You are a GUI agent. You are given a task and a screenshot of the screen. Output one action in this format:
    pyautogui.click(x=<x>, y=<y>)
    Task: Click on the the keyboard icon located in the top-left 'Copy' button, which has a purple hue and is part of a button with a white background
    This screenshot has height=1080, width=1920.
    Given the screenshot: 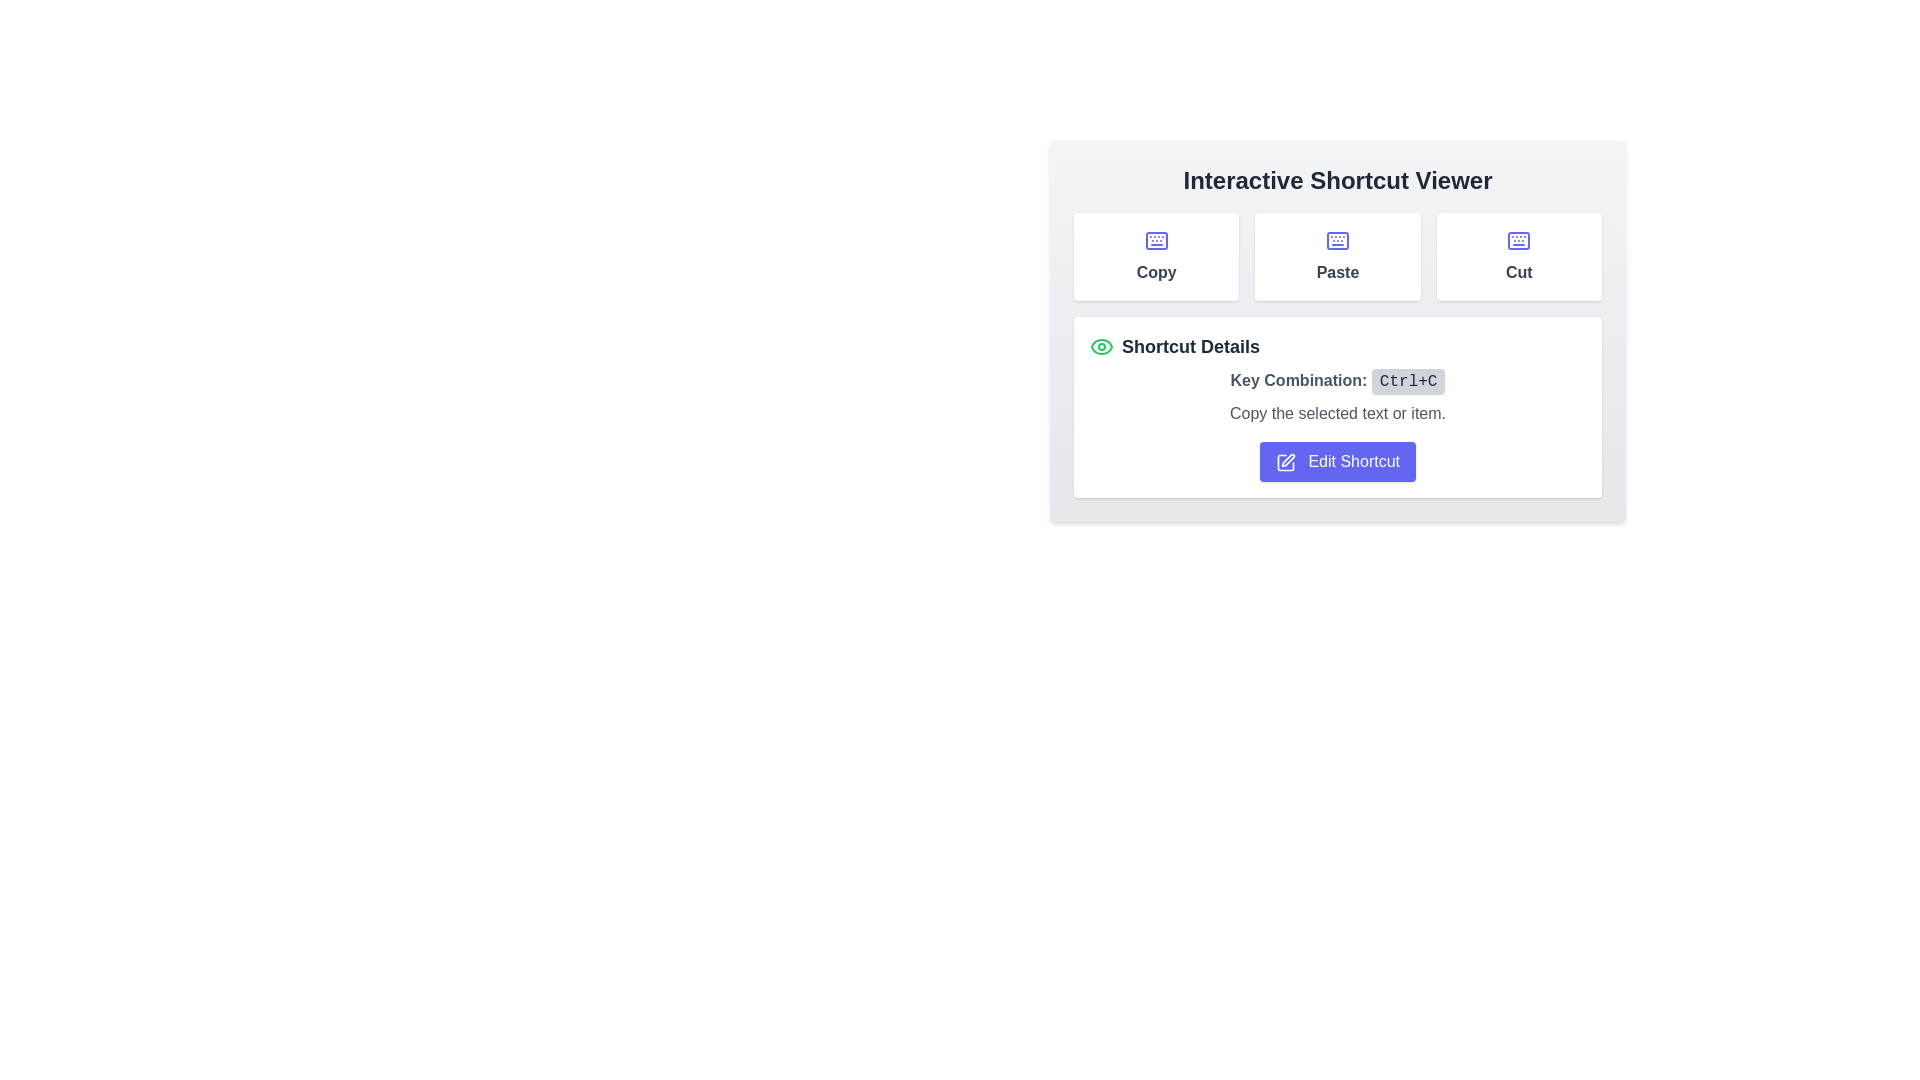 What is the action you would take?
    pyautogui.click(x=1156, y=239)
    